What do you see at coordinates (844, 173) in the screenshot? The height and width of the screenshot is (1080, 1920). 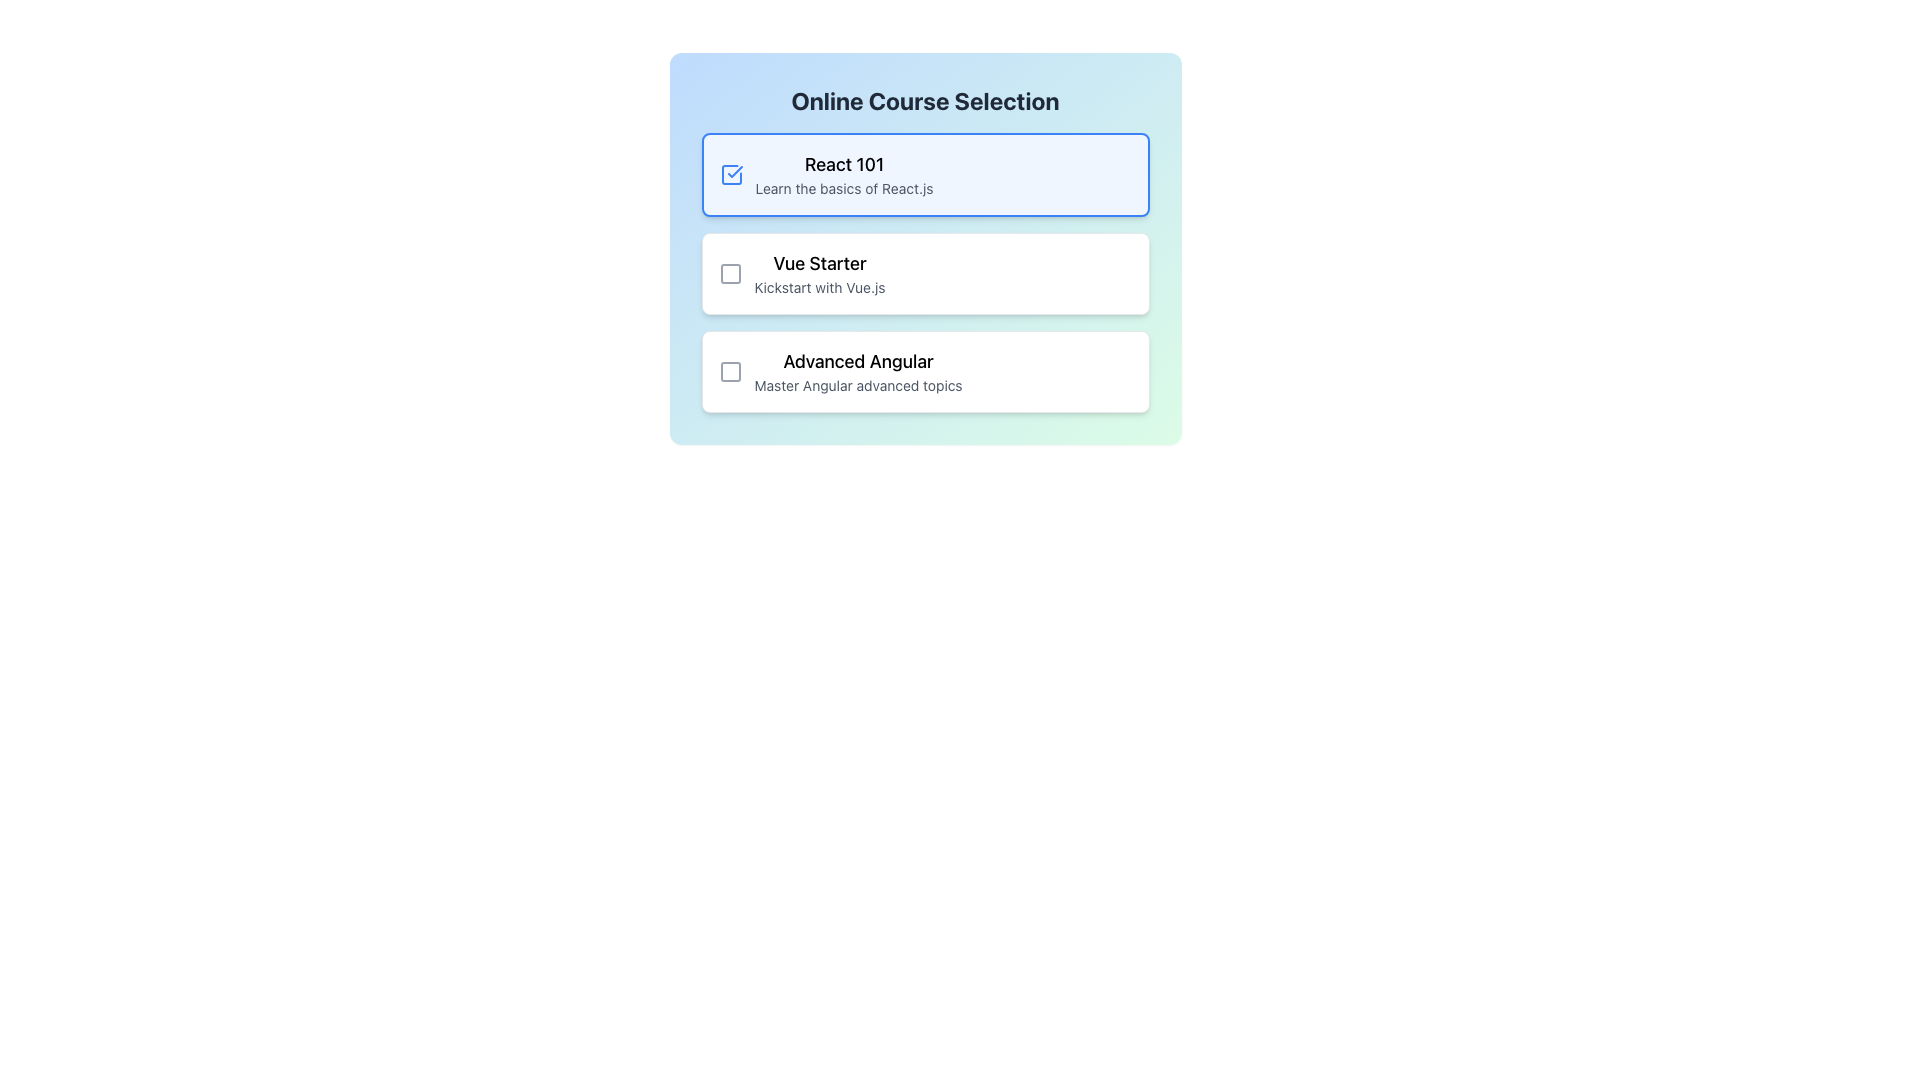 I see `text label titled 'React 101' with the description 'Learn the basics of React.js', which is part of the topmost selection in the 'Online Course Selection' list` at bounding box center [844, 173].